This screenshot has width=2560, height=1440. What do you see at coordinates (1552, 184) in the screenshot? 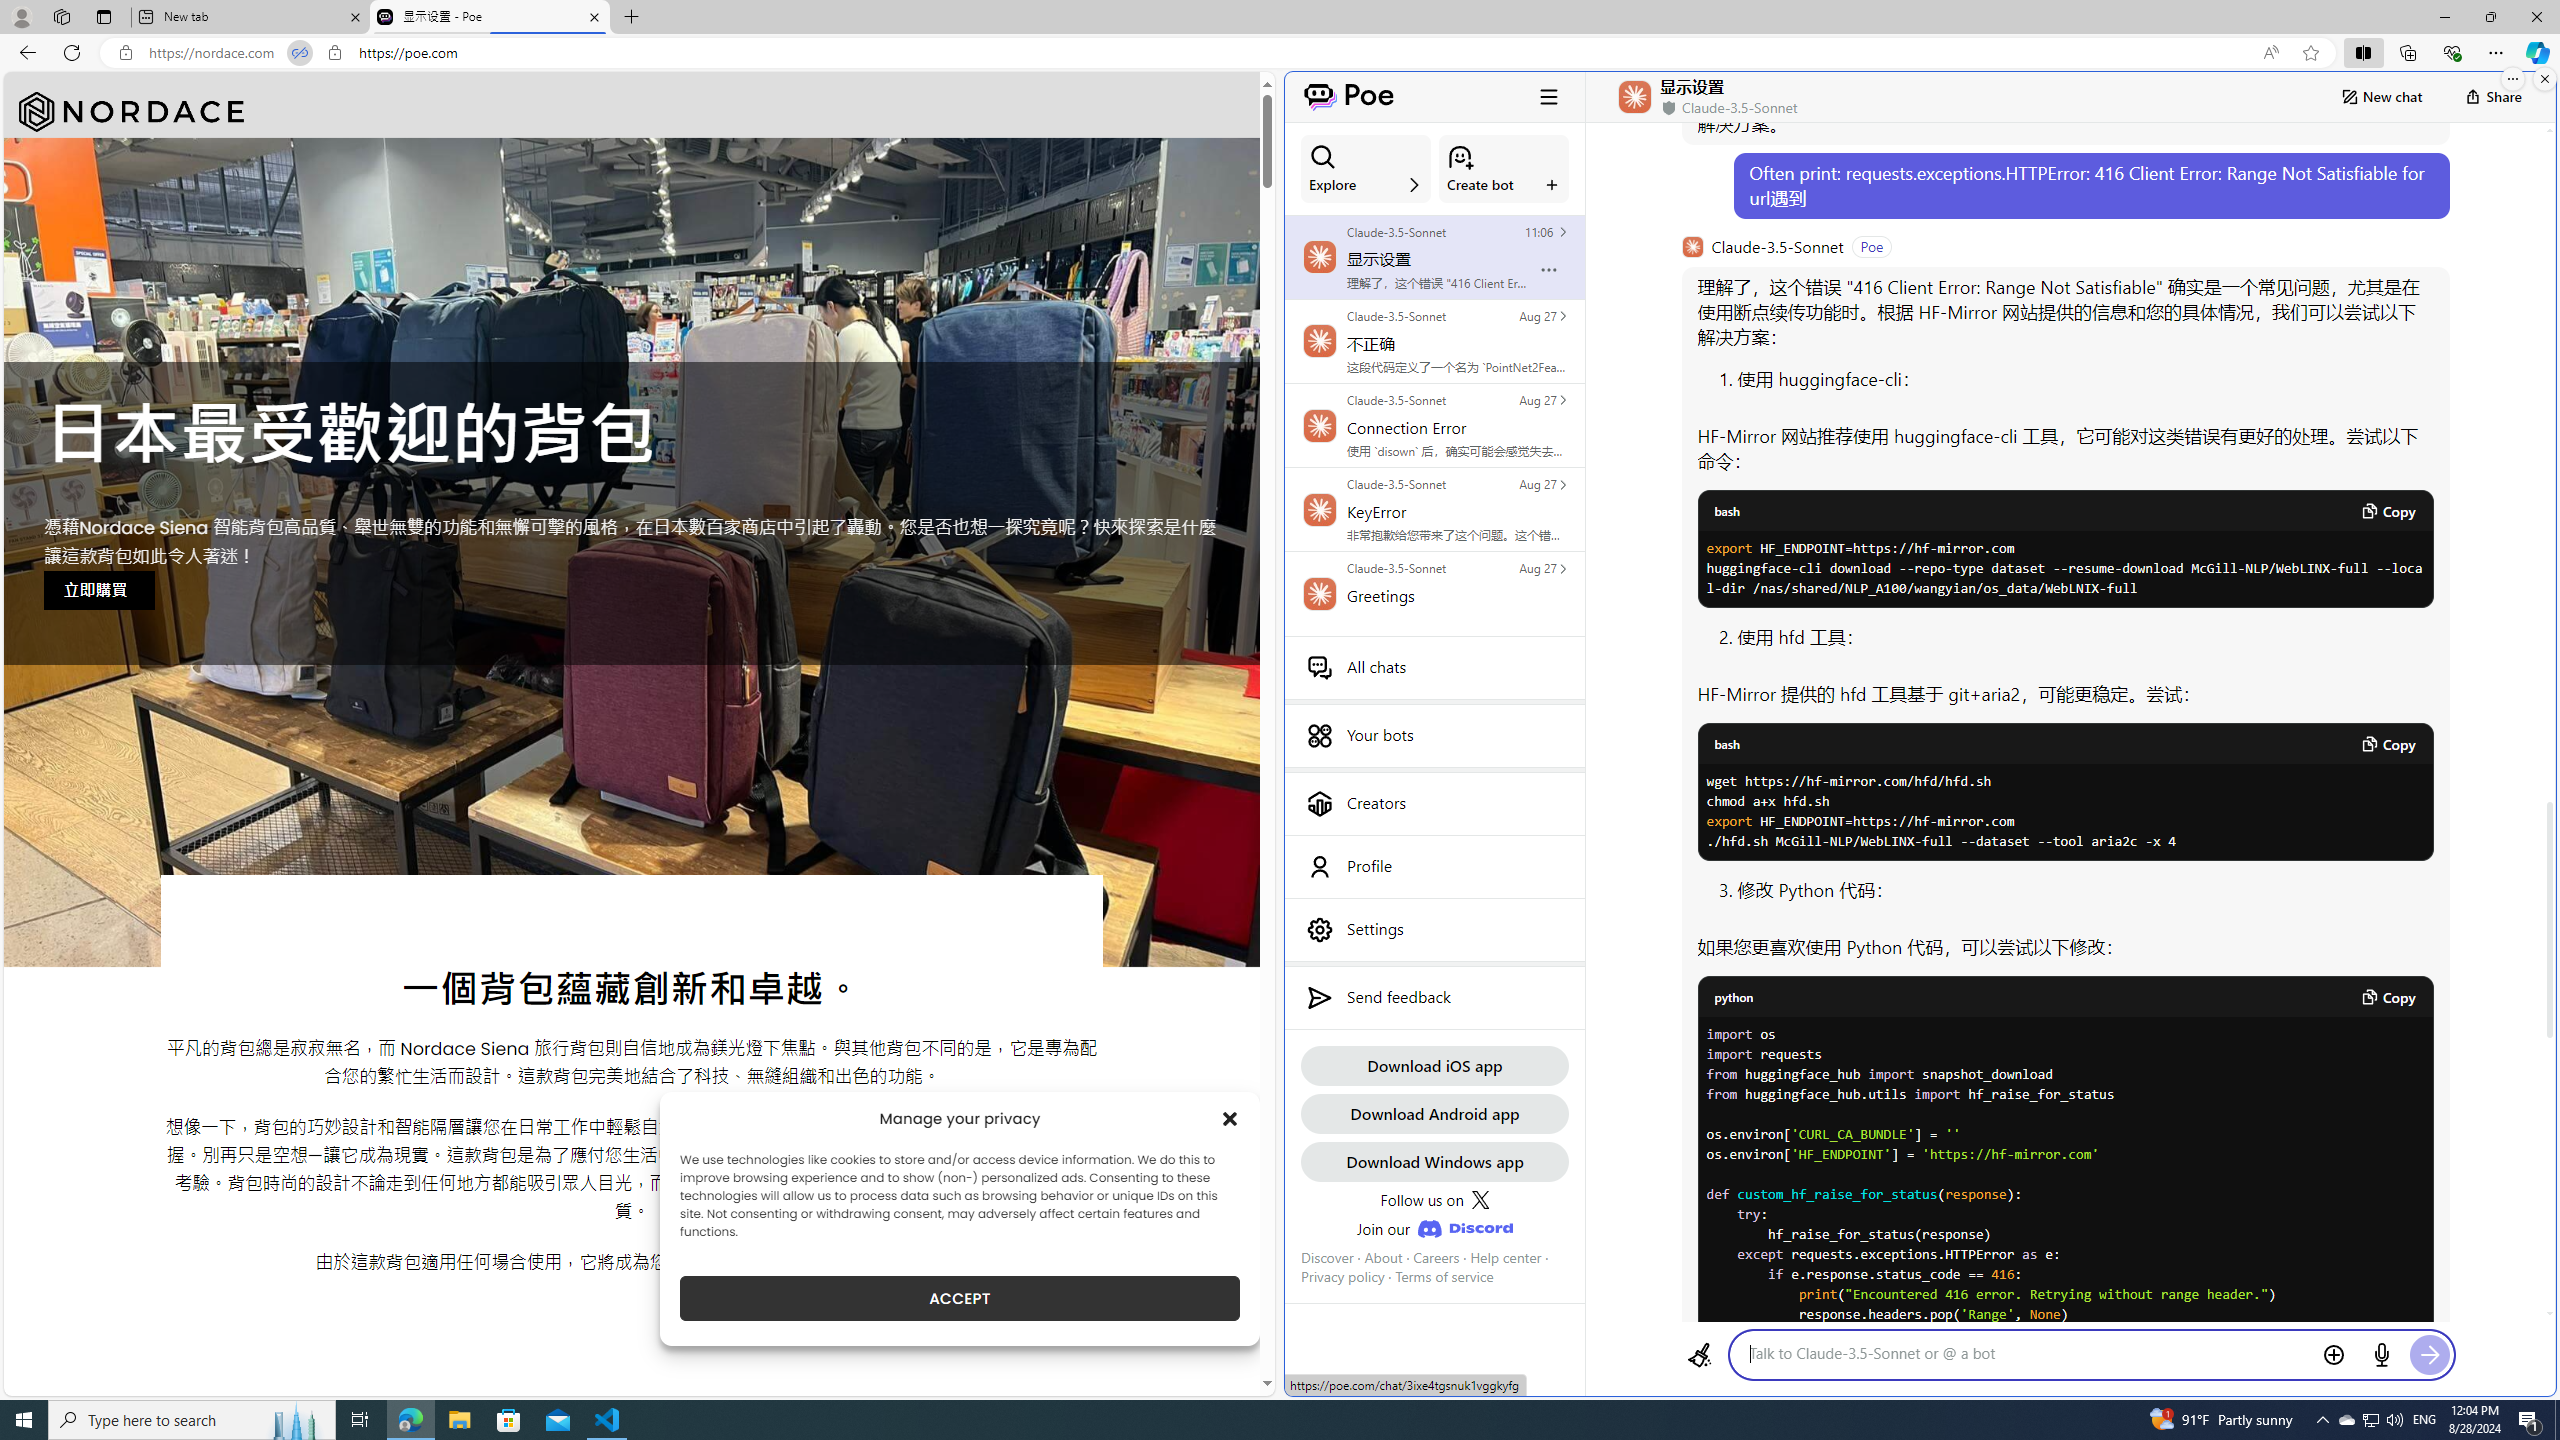
I see `'Class: ManageBotsCardSection_labelIcon__EjW_j'` at bounding box center [1552, 184].